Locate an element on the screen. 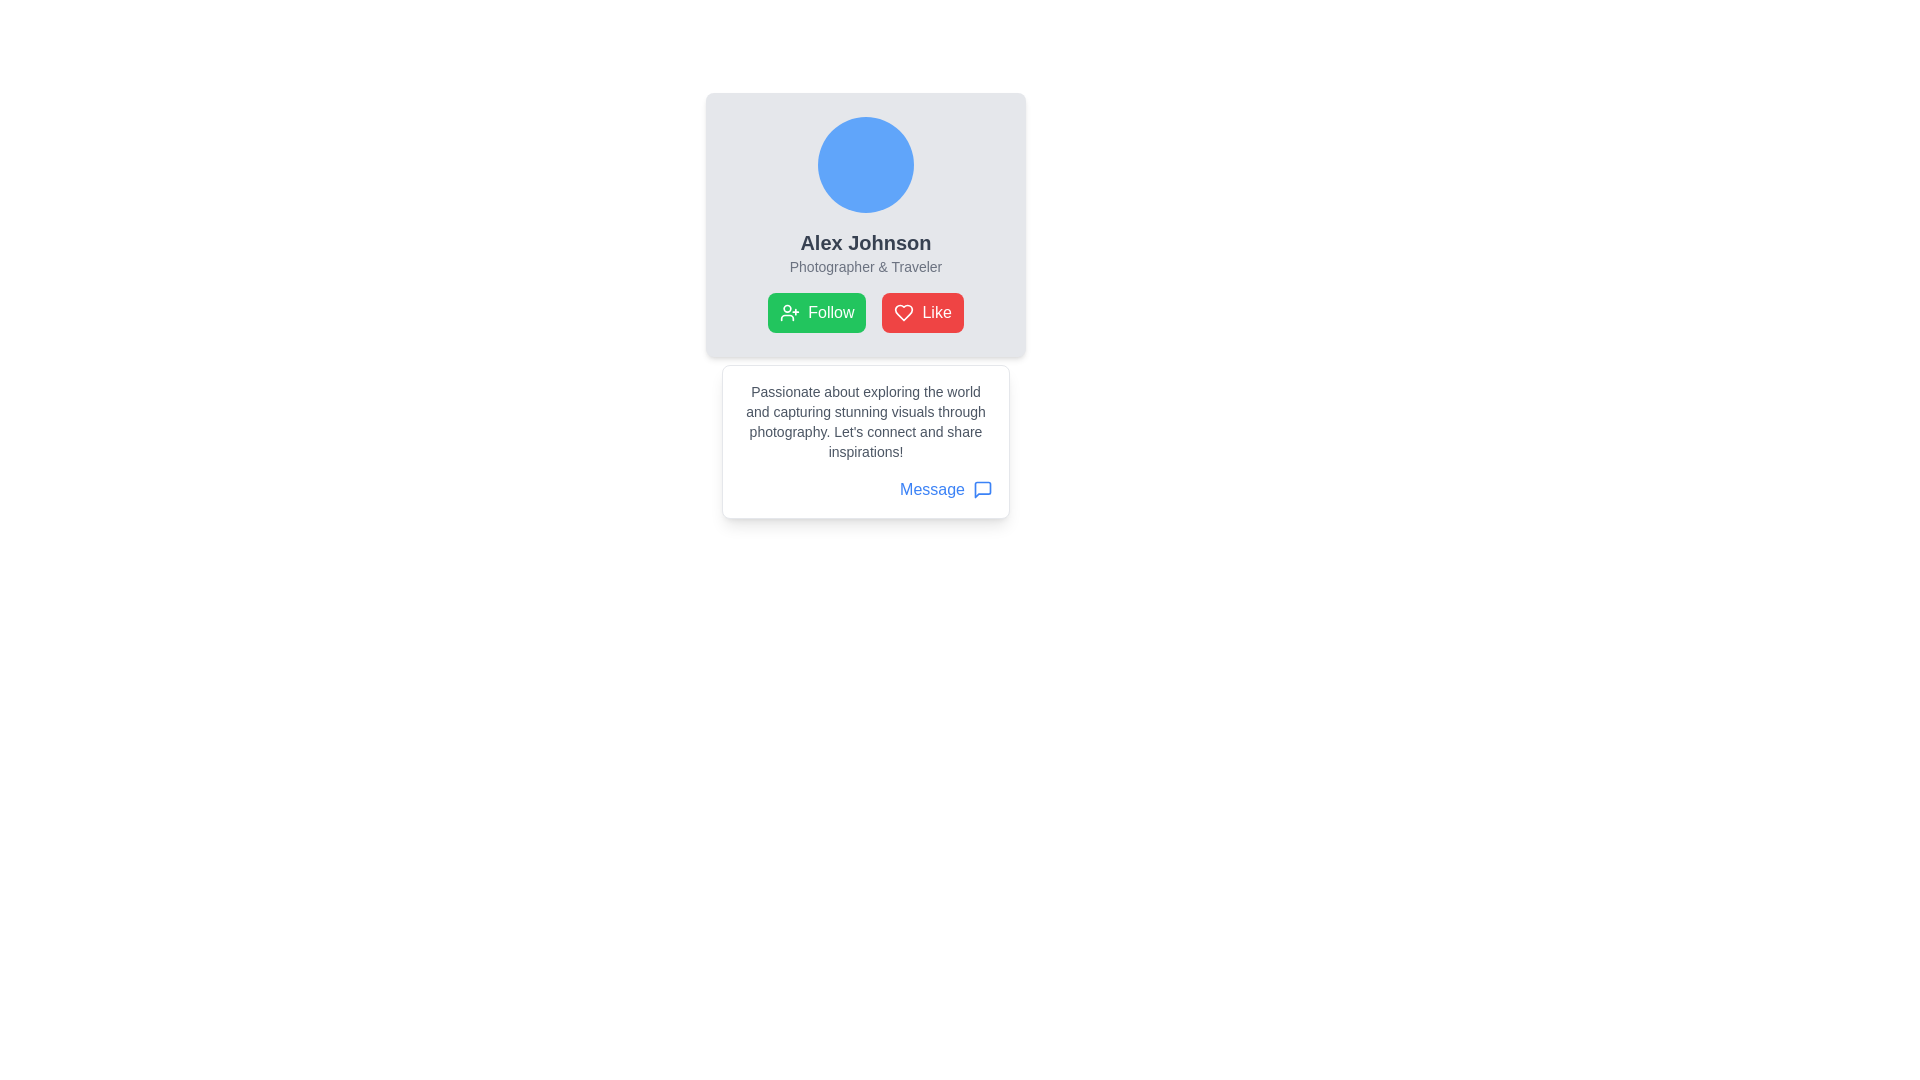 Image resolution: width=1920 pixels, height=1080 pixels. the green 'Follow' button with rounded corners, which features a white text and an icon of a person with a plus sign is located at coordinates (817, 312).